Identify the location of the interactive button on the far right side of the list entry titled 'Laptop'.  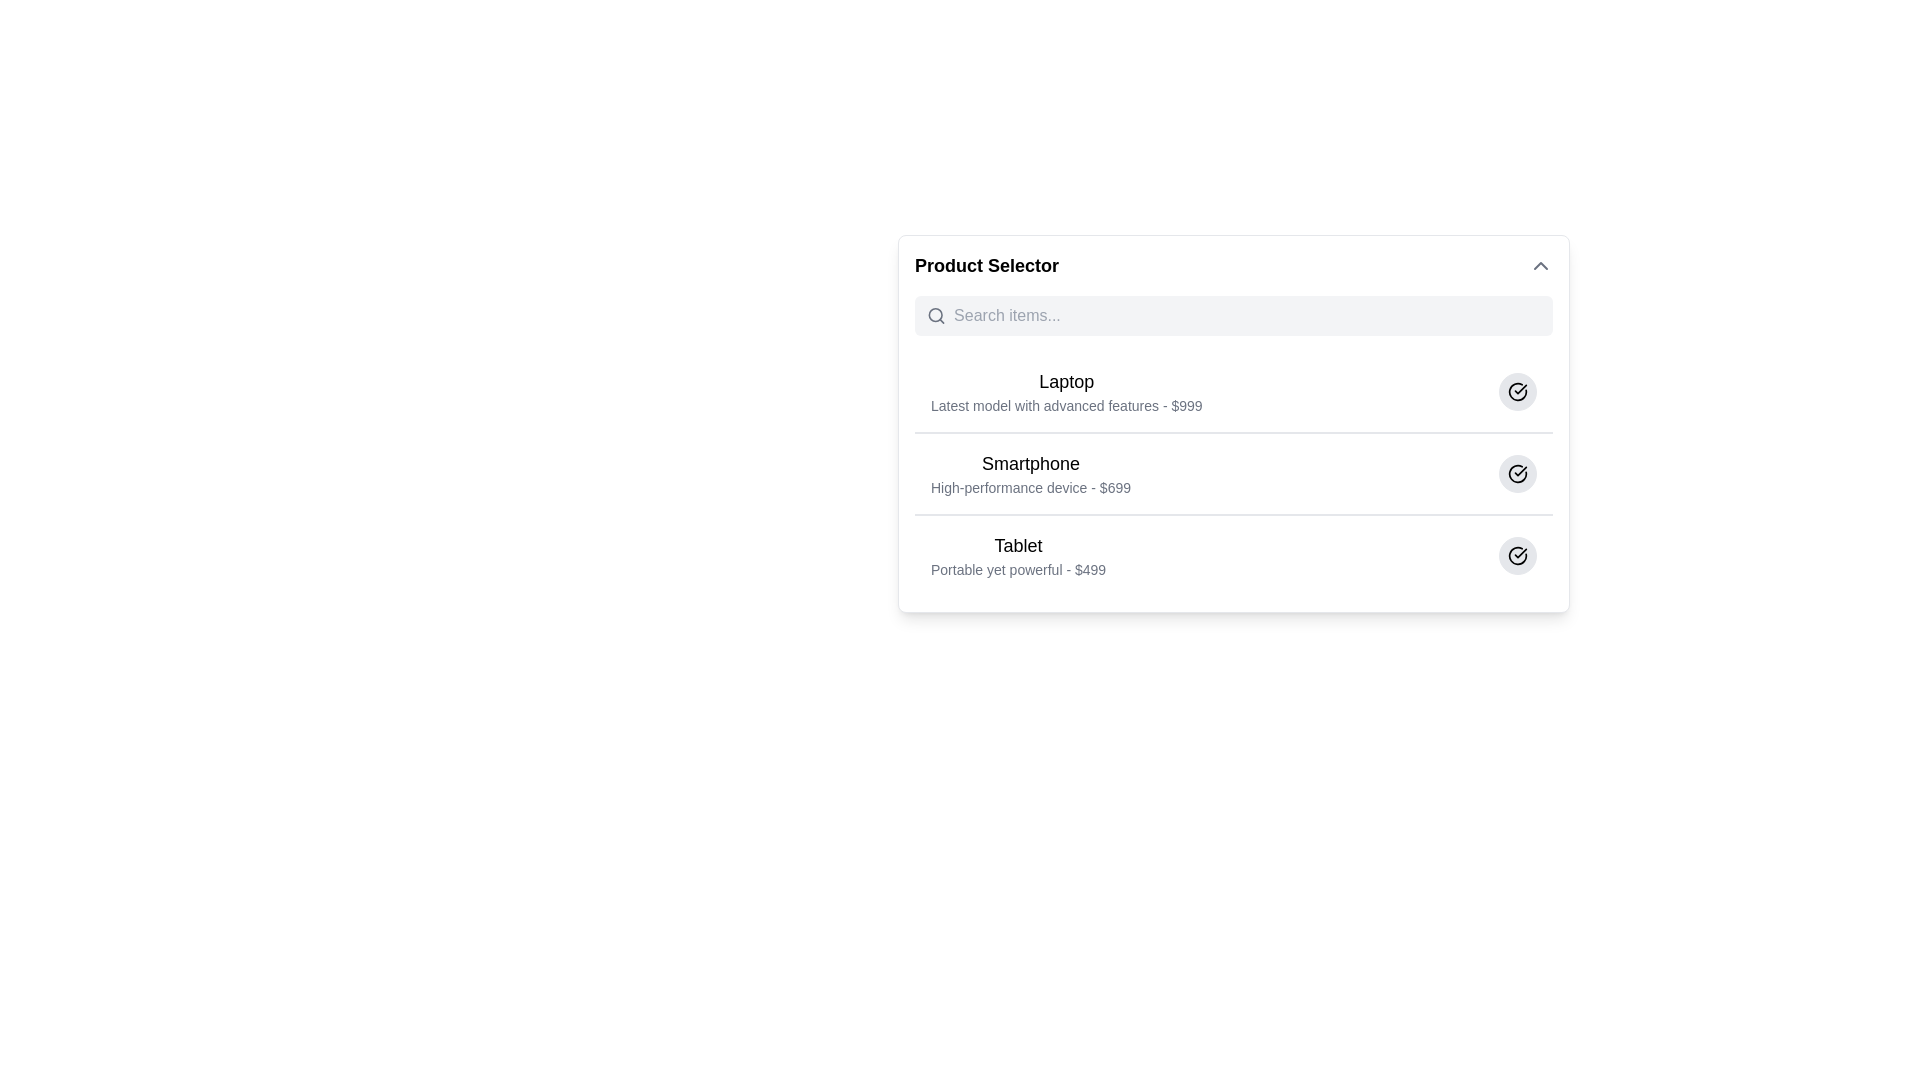
(1517, 392).